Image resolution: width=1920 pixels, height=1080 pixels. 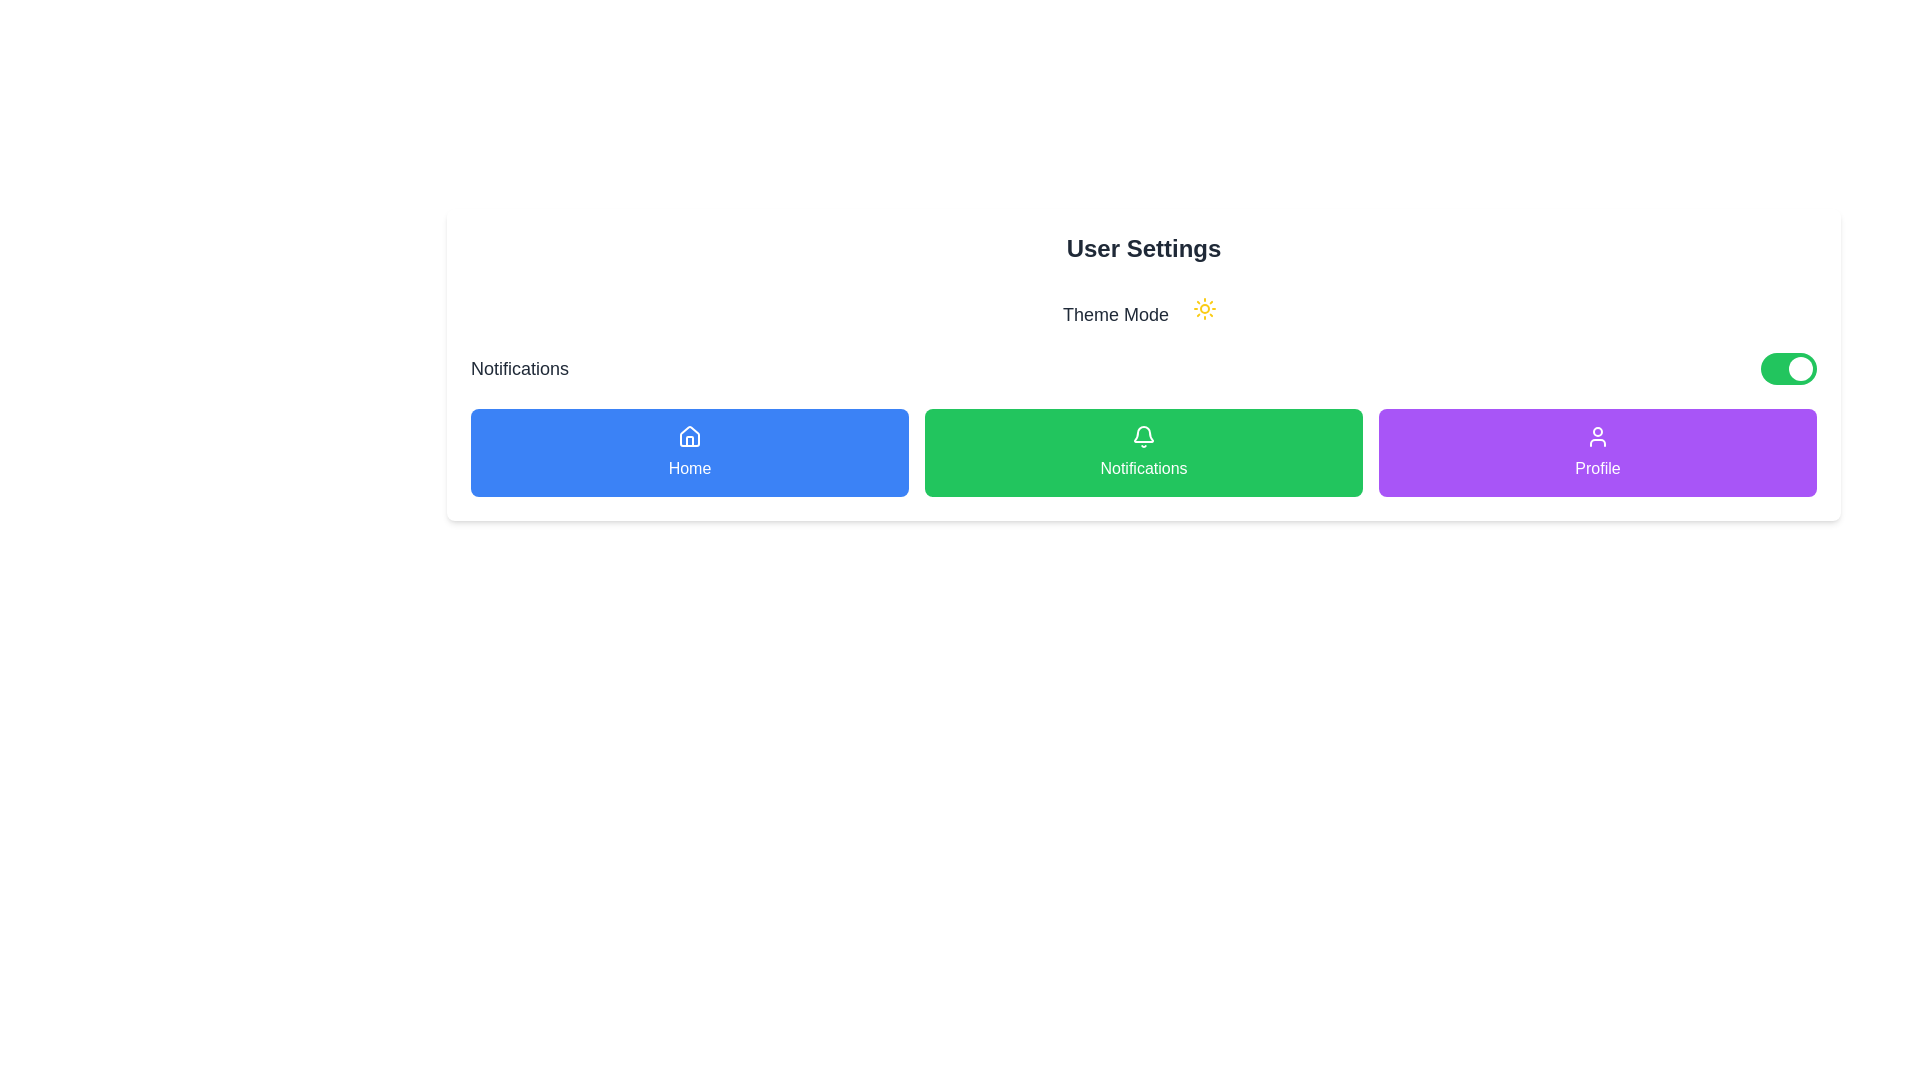 I want to click on the house icon located on the blue 'Home' button to possibly see a tooltip, so click(x=690, y=435).